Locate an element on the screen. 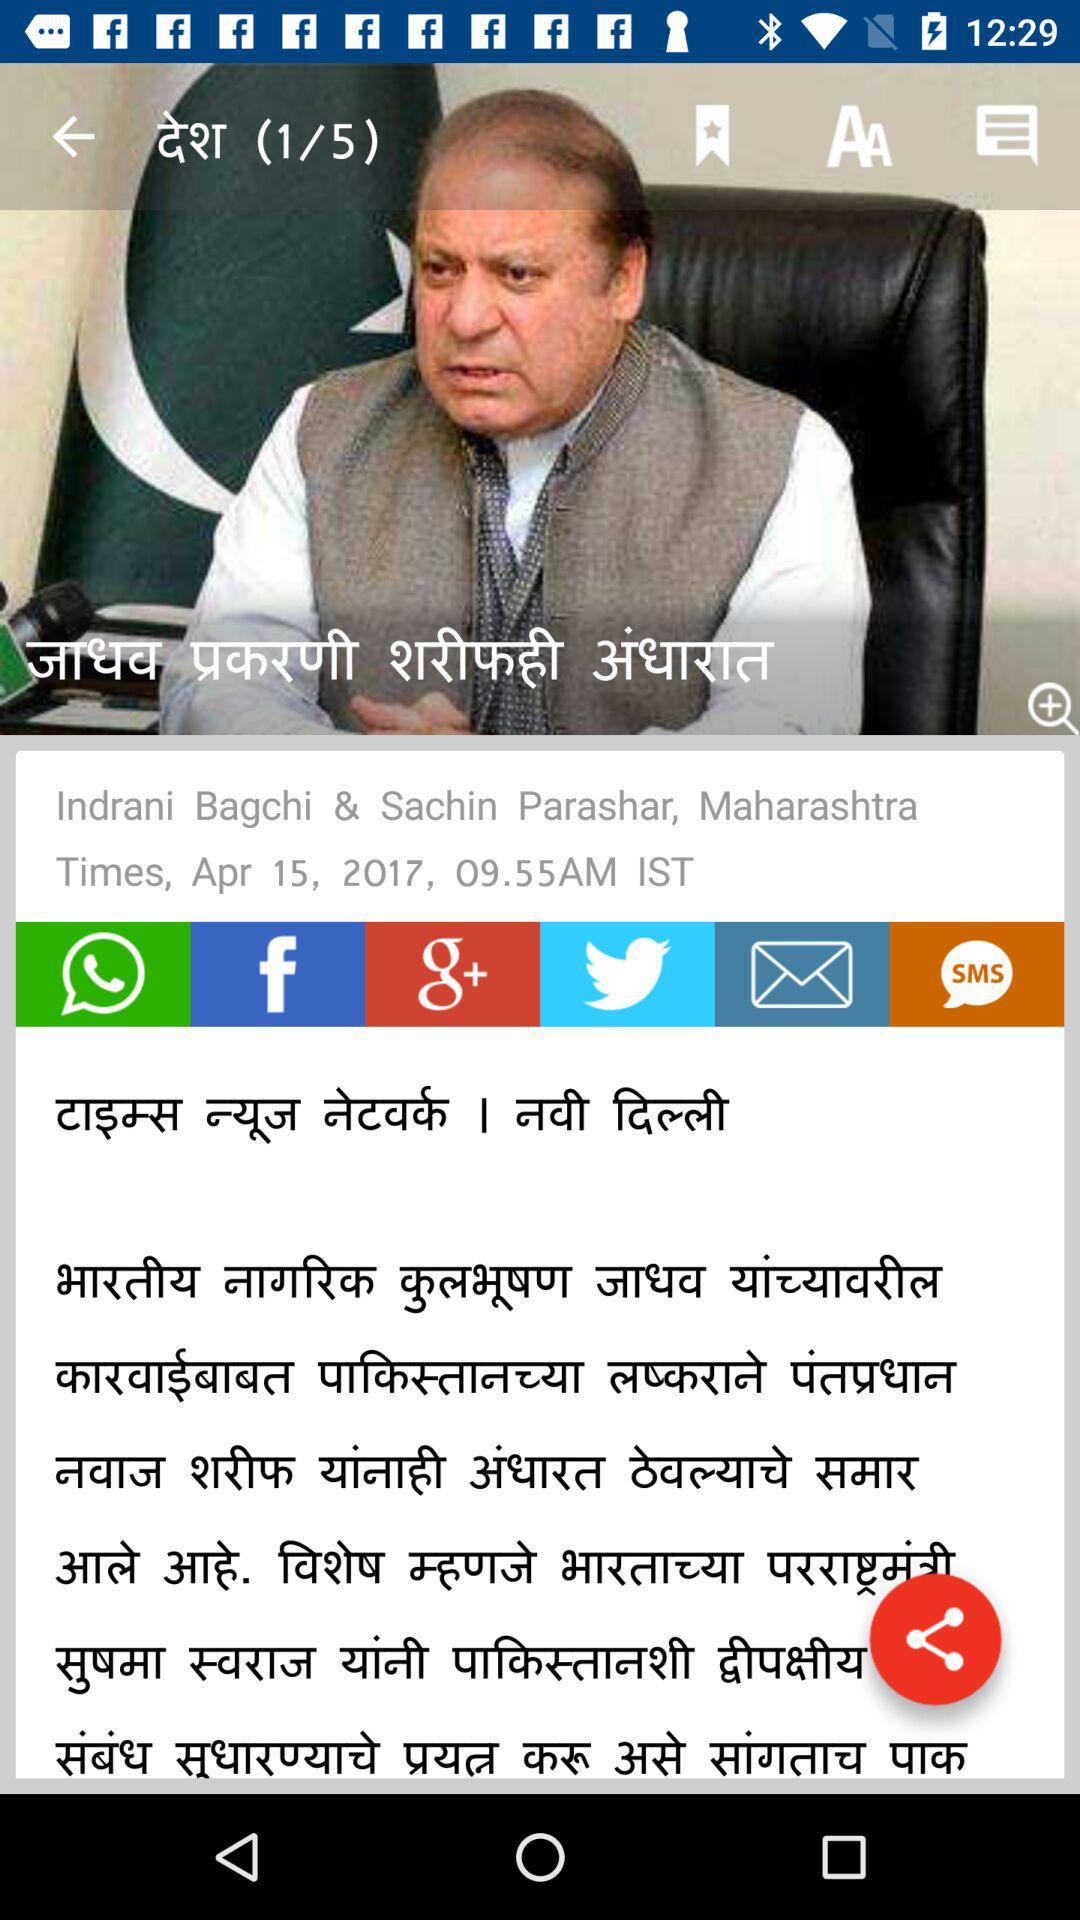 The height and width of the screenshot is (1920, 1080). share the article is located at coordinates (935, 1649).